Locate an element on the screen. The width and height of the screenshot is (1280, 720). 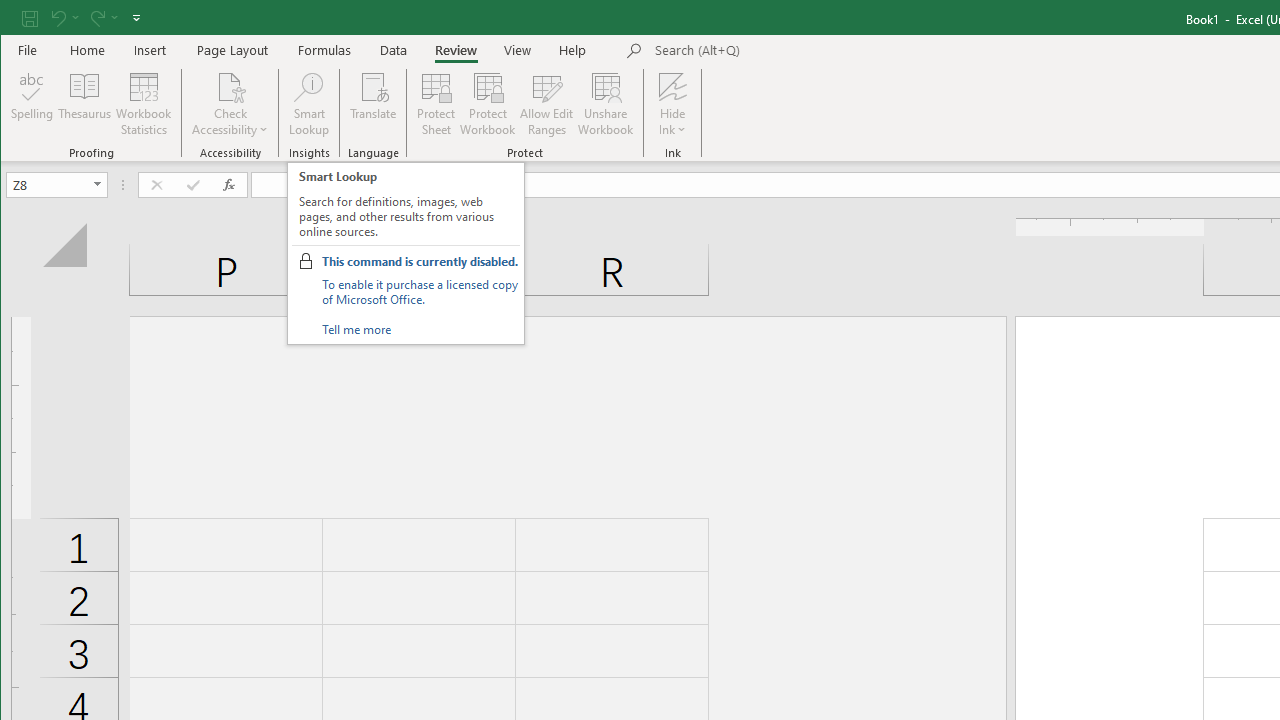
'Check Accessibility' is located at coordinates (230, 85).